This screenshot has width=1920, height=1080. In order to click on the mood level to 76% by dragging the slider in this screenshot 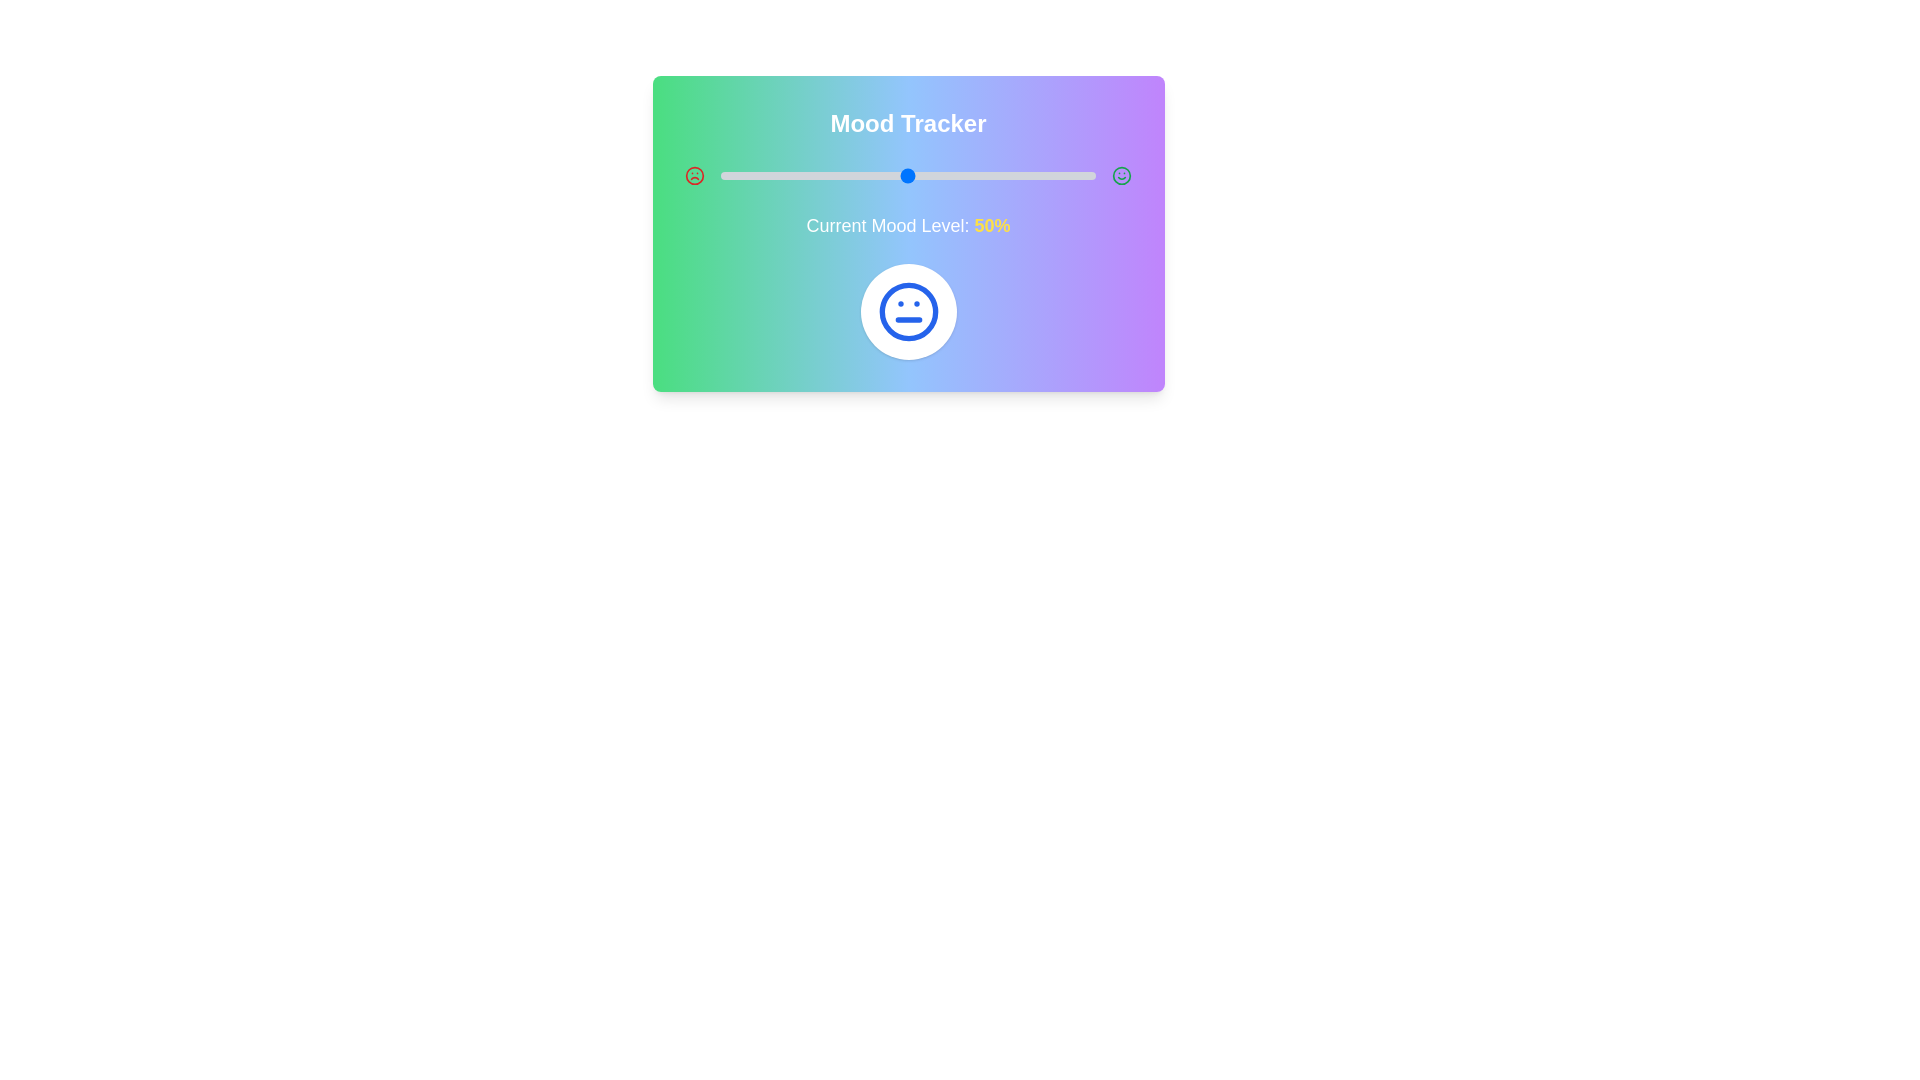, I will do `click(1006, 175)`.